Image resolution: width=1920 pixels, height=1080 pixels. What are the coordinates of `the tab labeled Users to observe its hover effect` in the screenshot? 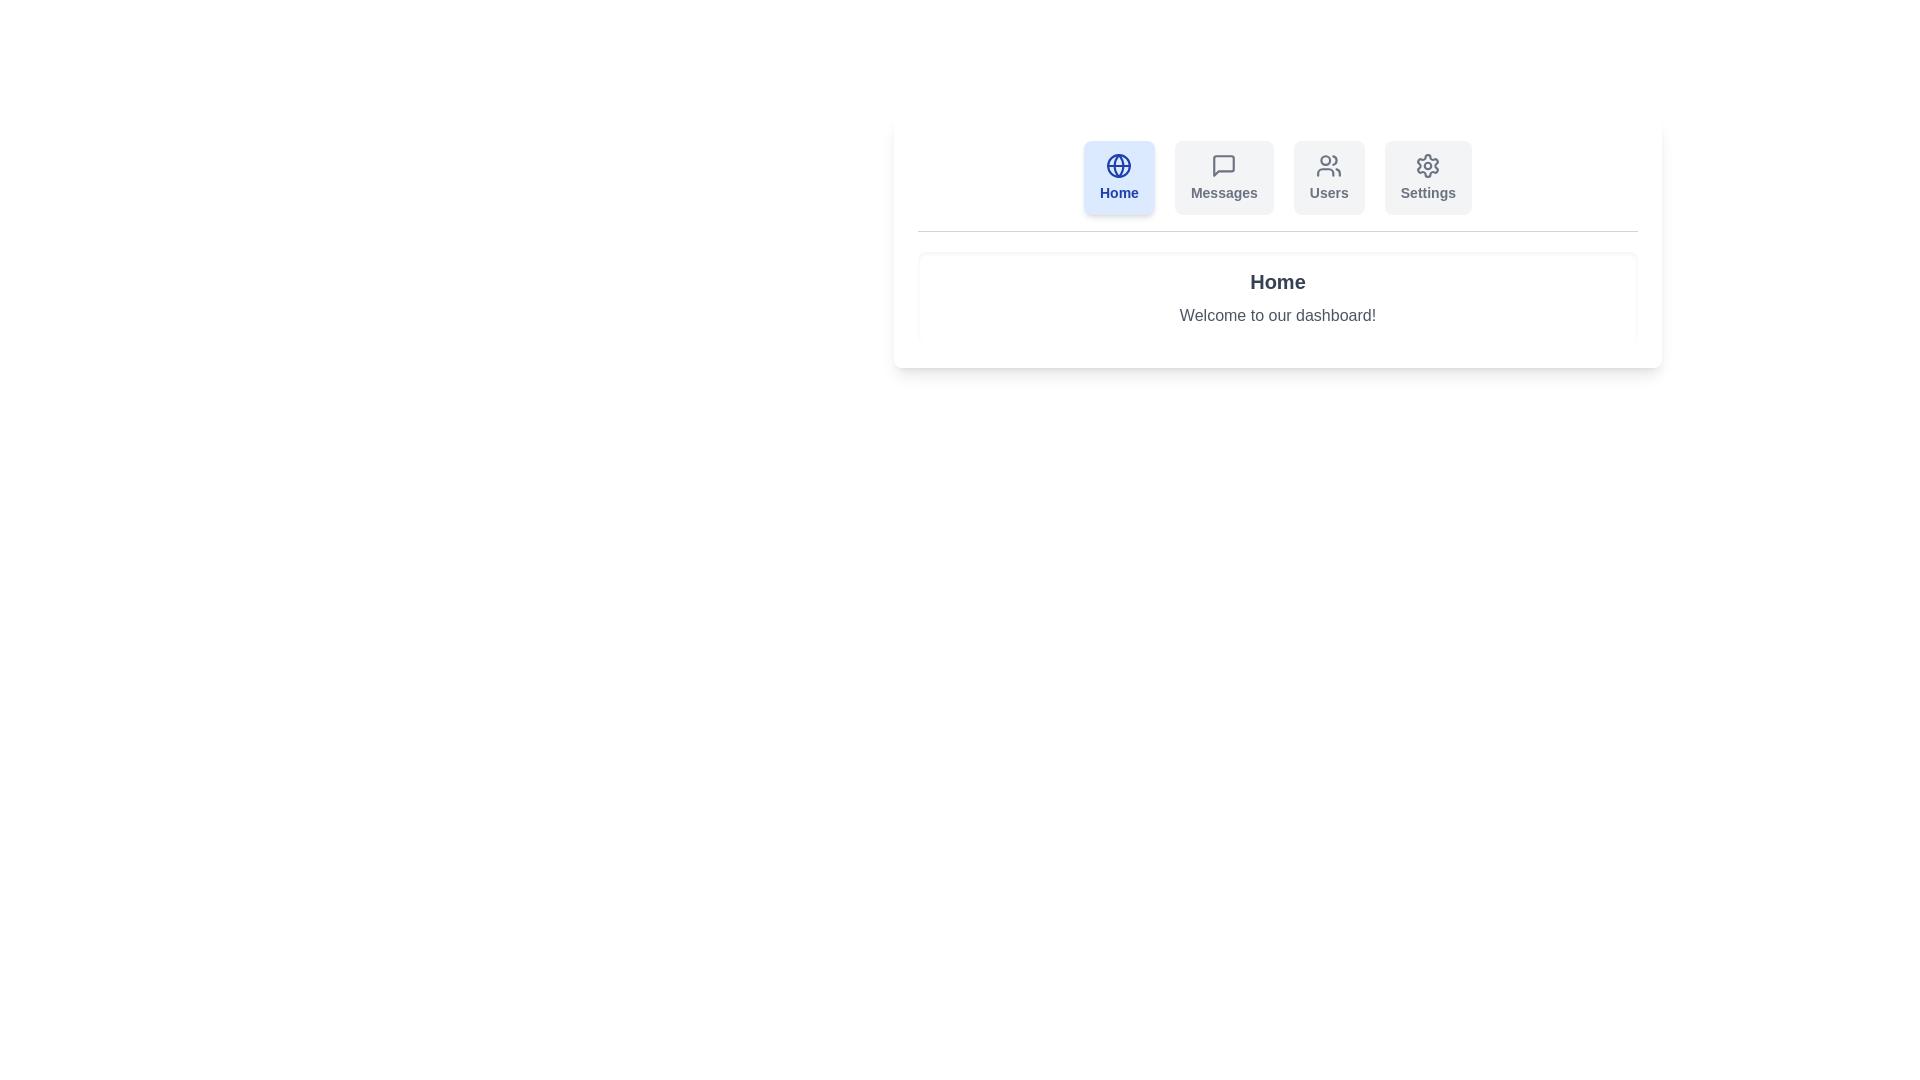 It's located at (1329, 176).